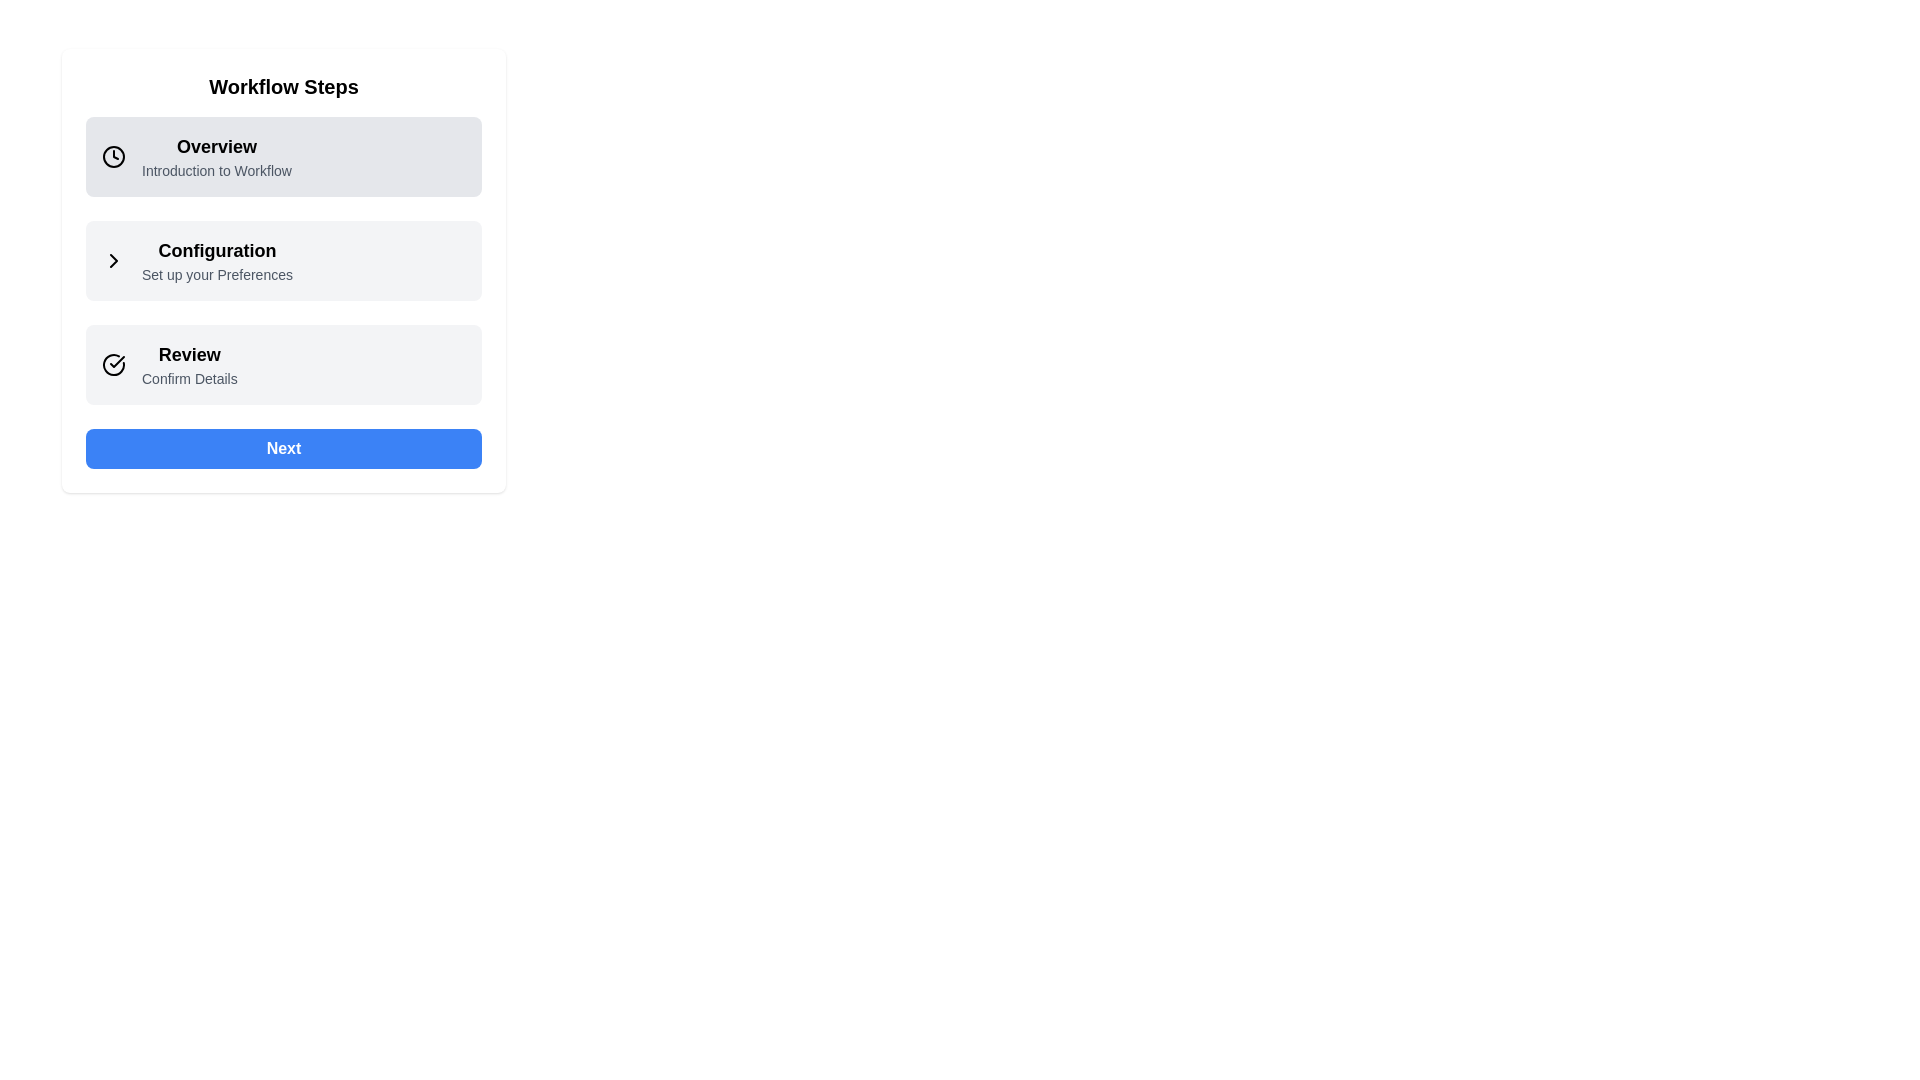 This screenshot has height=1080, width=1920. I want to click on the checkmark icon styled with a line-based design located within the circular outline to the left of the 'Review' text in the 'Workflow Steps' section, so click(116, 362).